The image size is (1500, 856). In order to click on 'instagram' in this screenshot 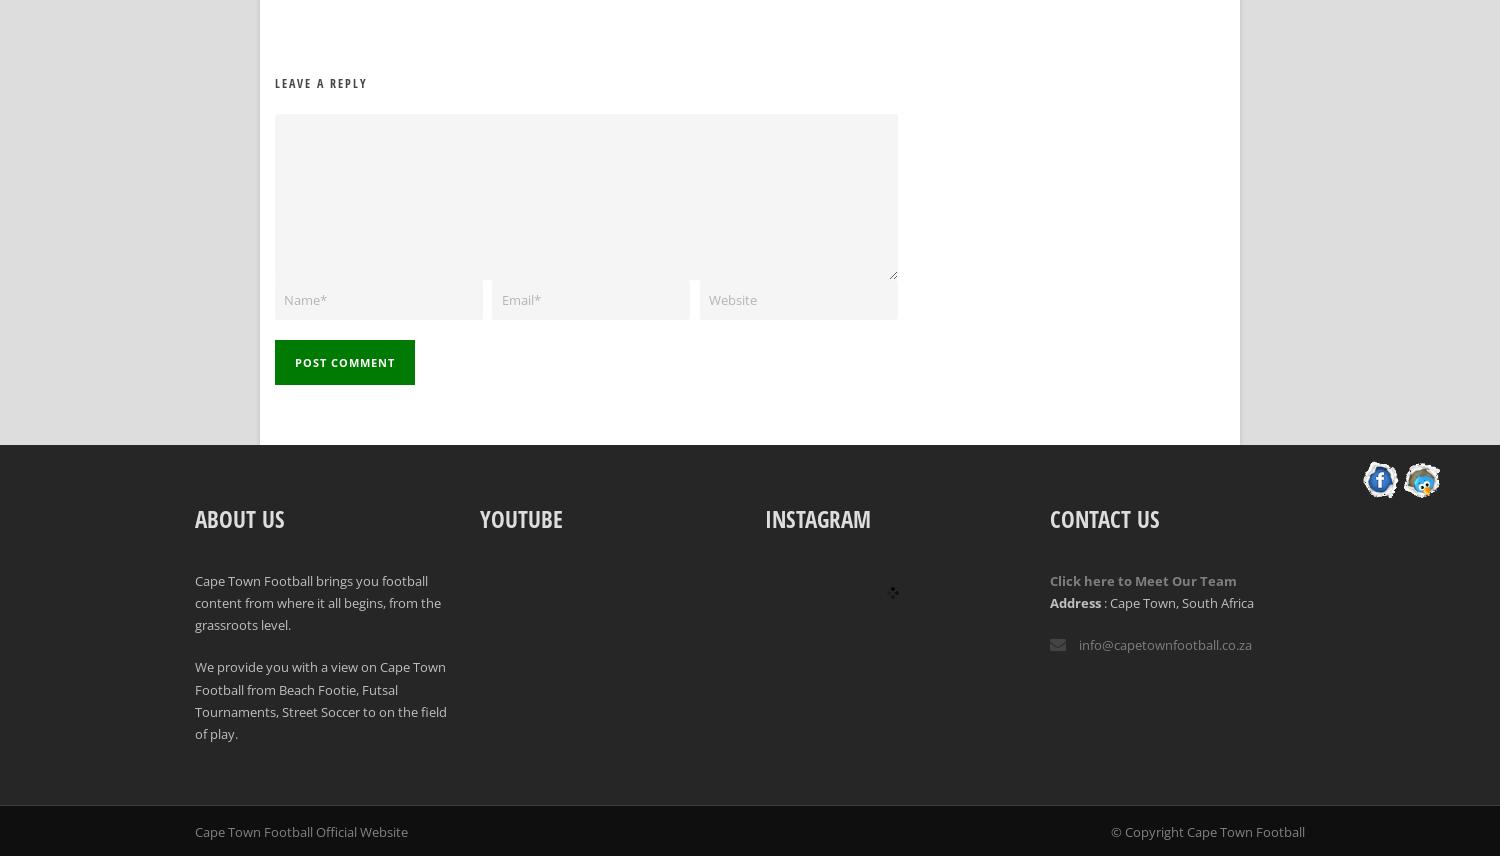, I will do `click(816, 518)`.